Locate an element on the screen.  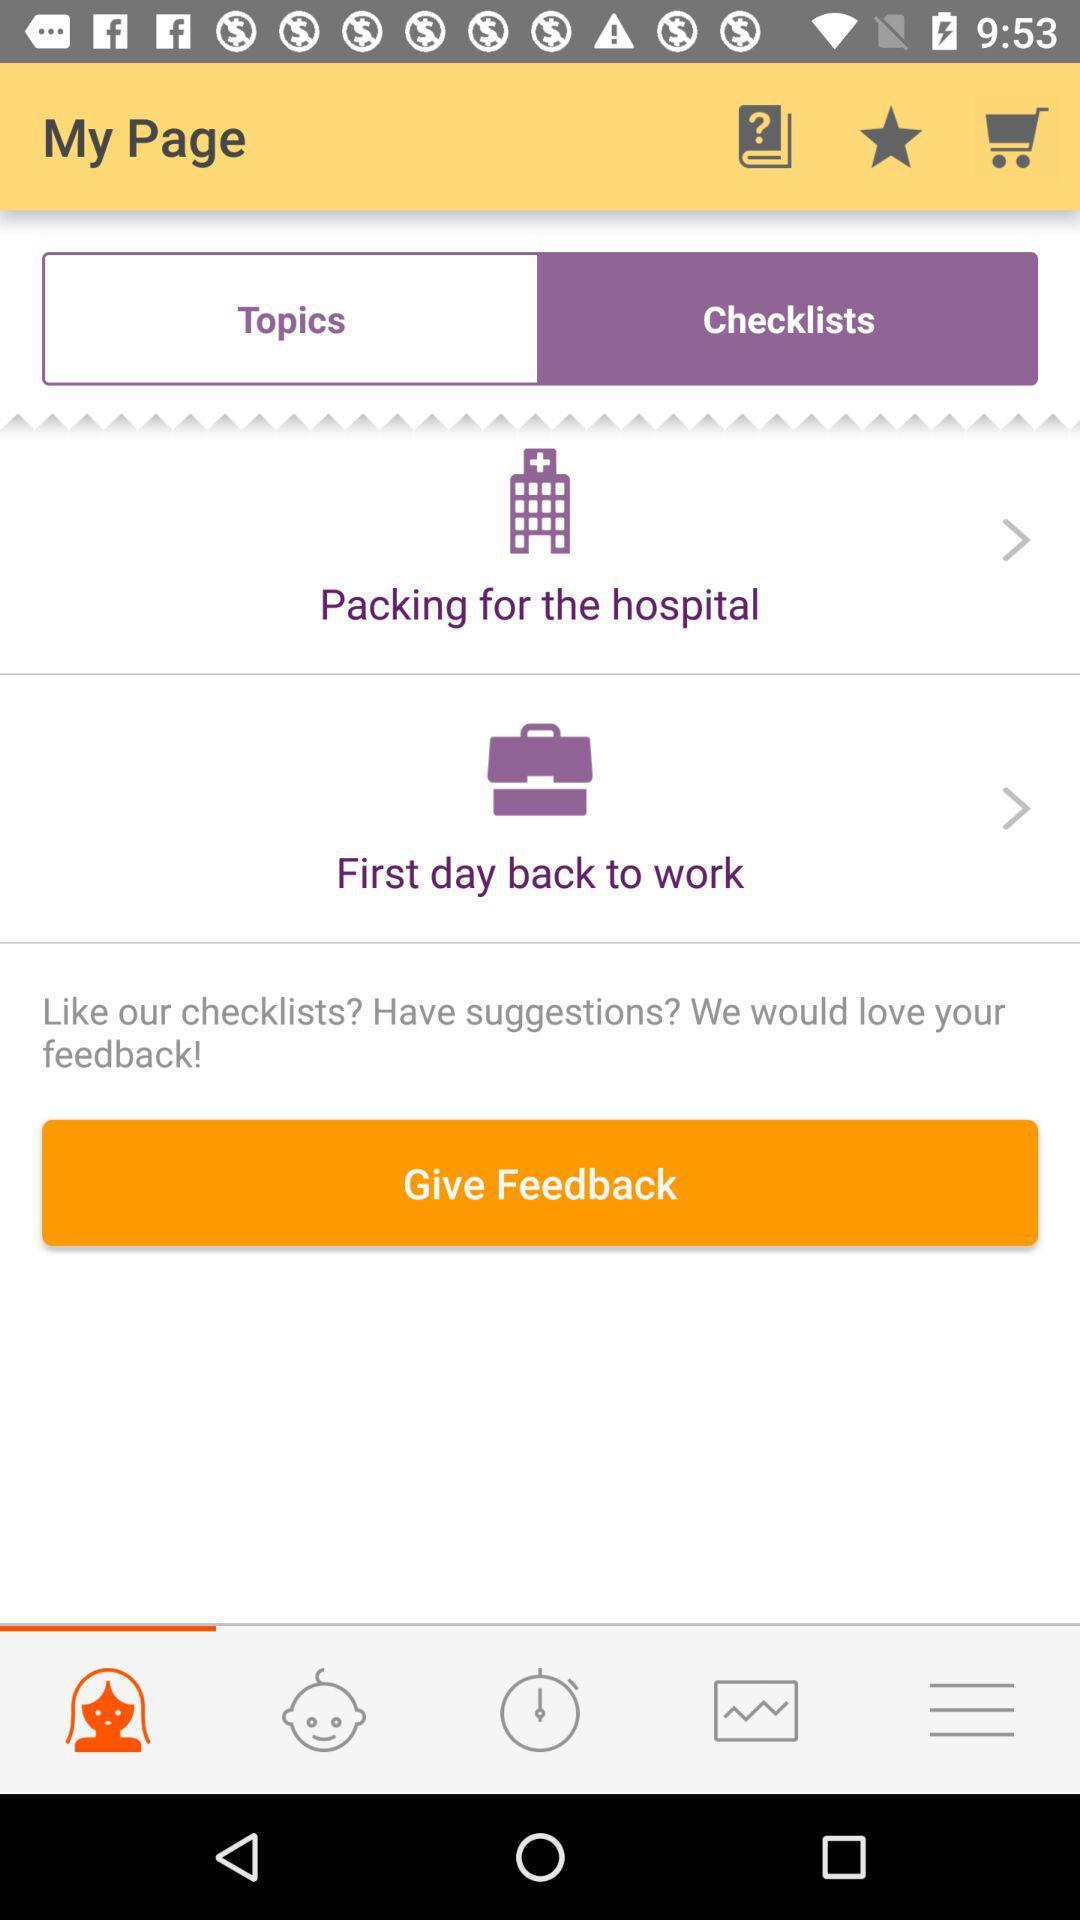
item above checklists icon is located at coordinates (1017, 135).